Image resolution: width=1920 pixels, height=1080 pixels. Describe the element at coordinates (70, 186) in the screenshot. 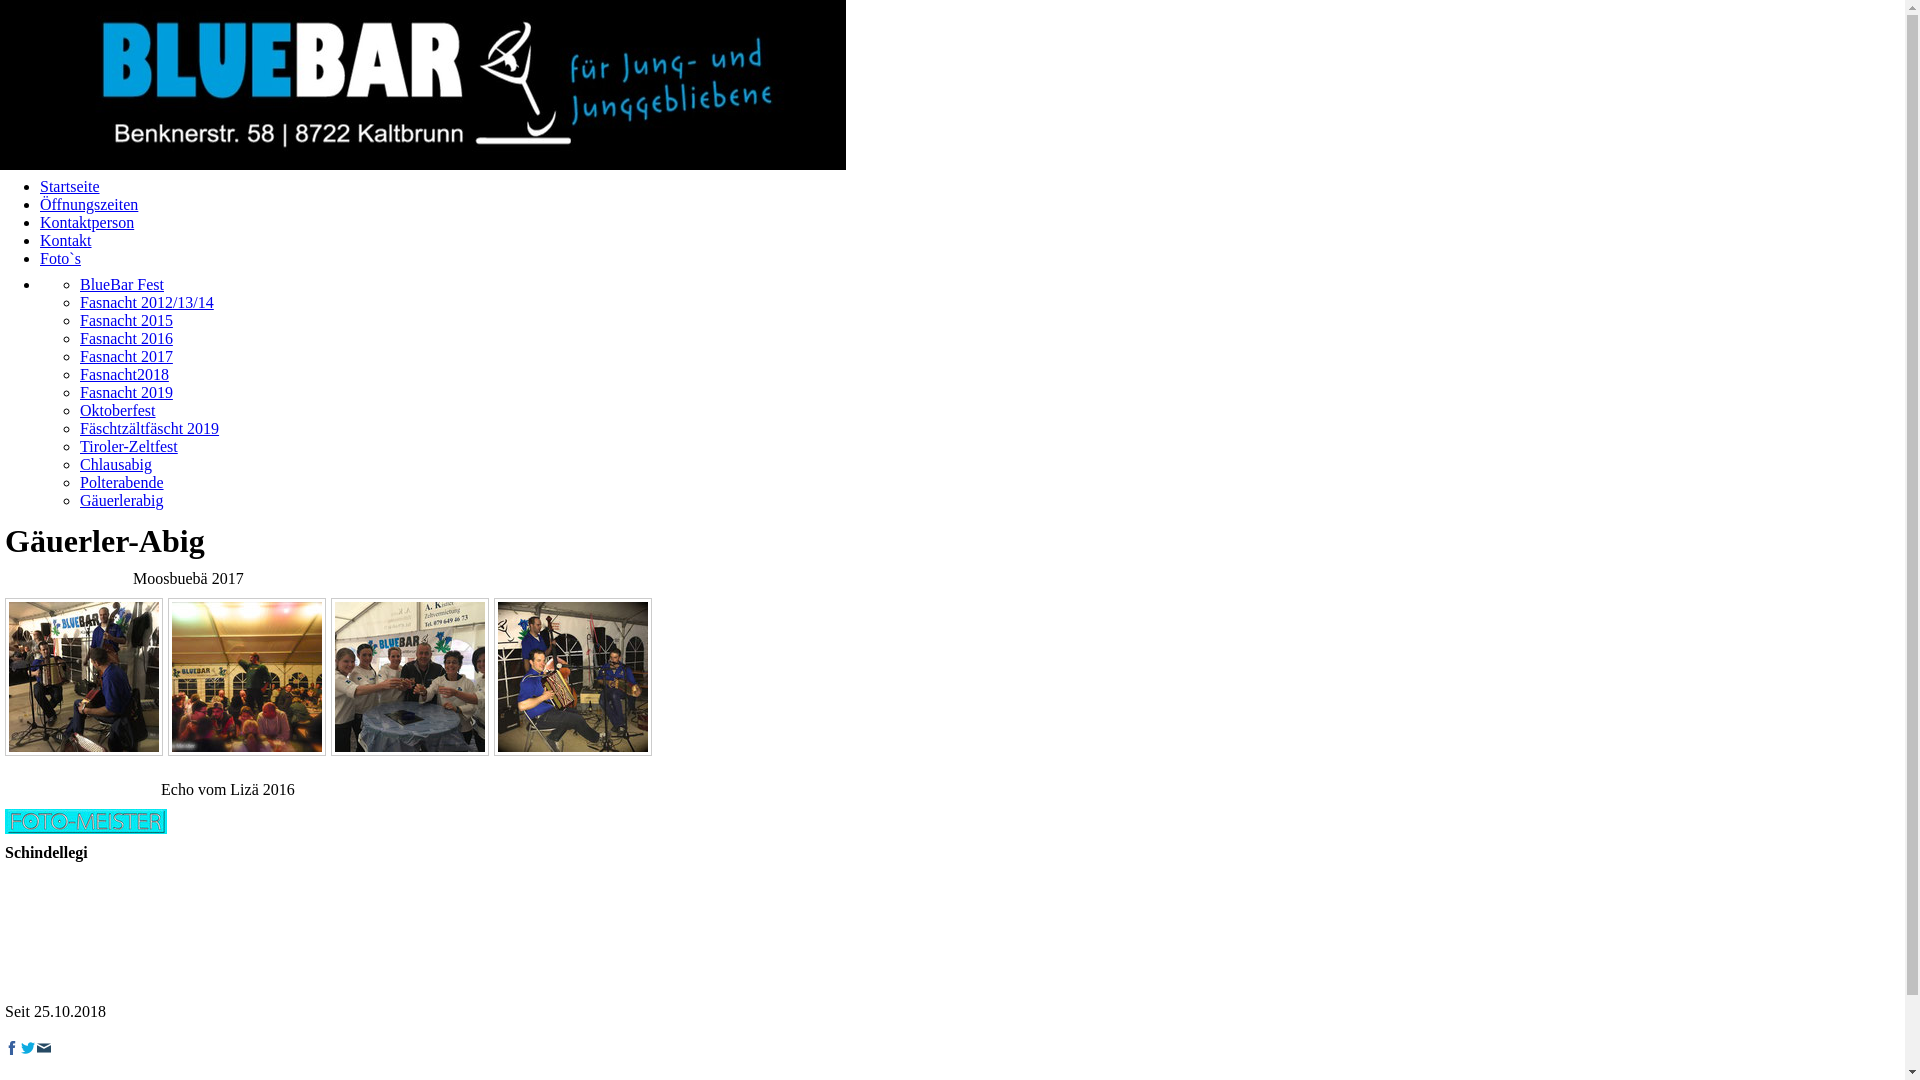

I see `'Startseite'` at that location.